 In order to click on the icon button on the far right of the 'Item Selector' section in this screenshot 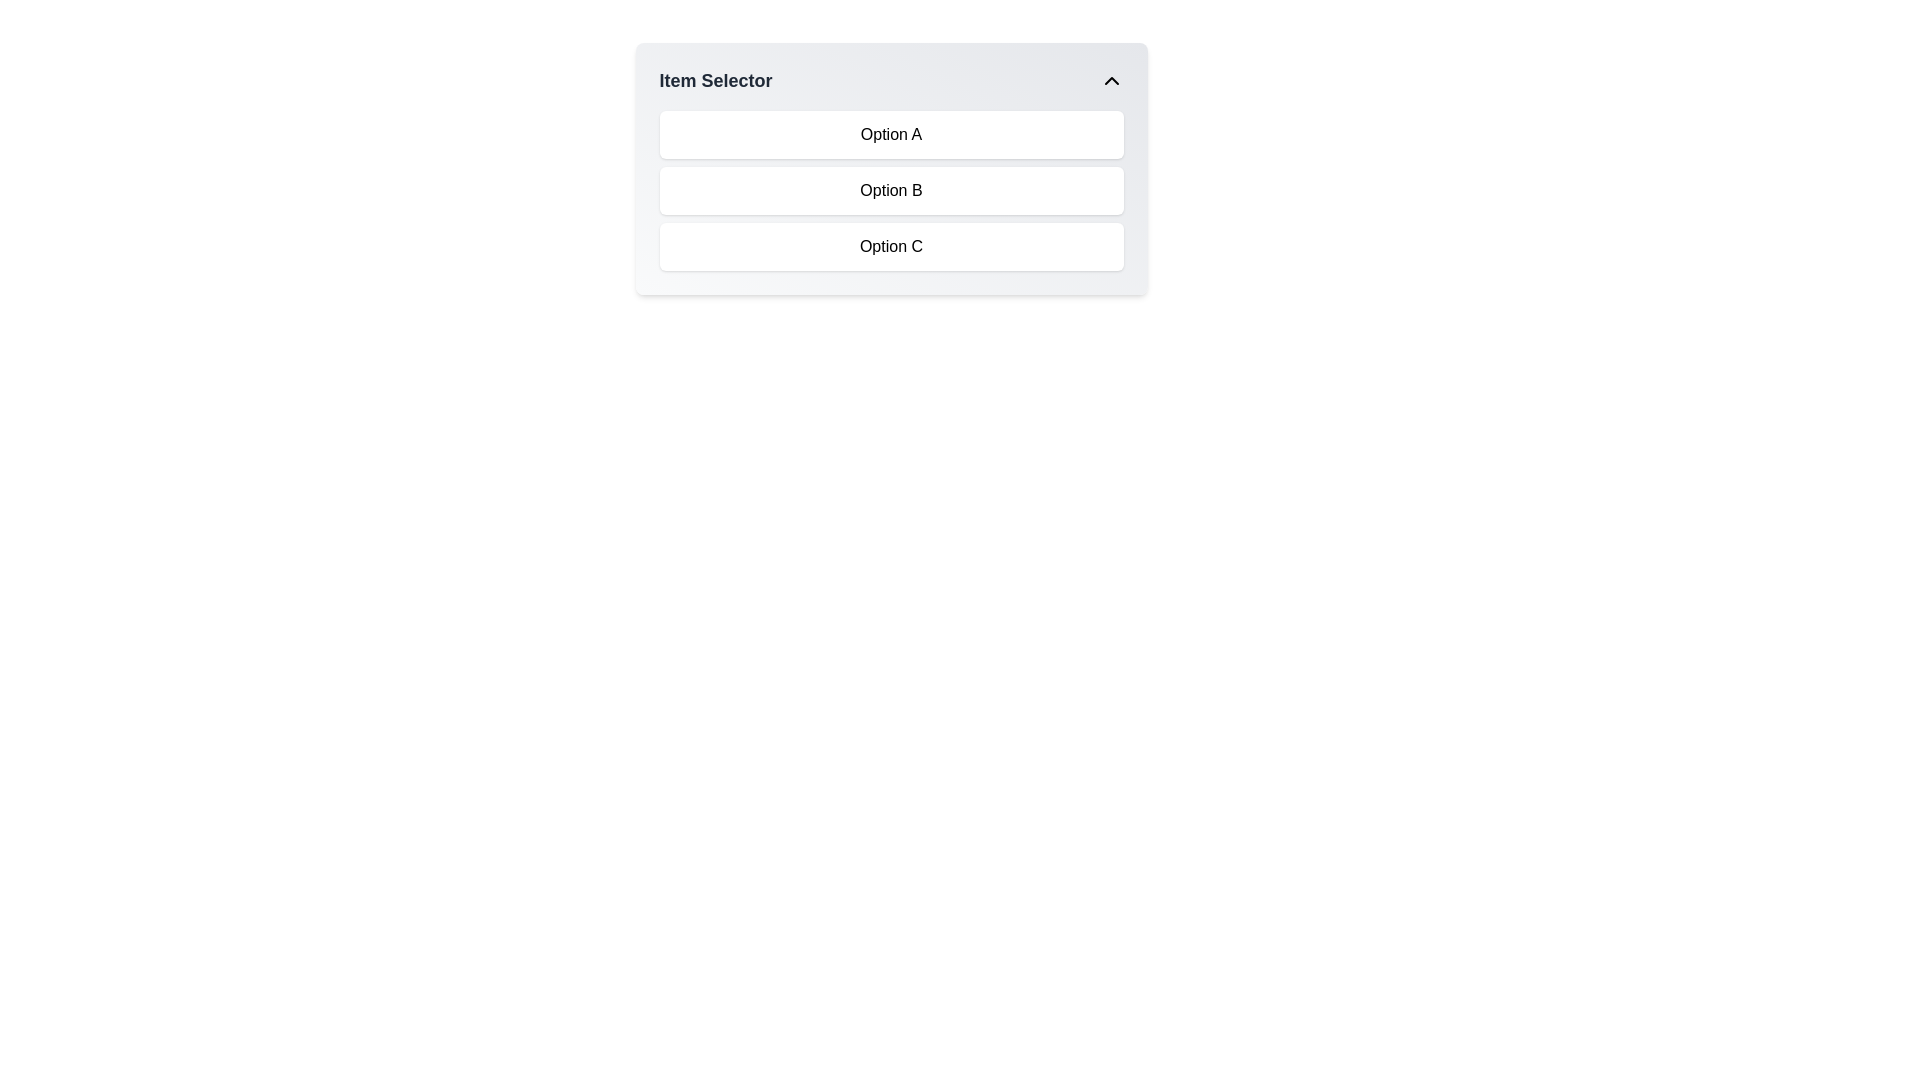, I will do `click(1110, 80)`.